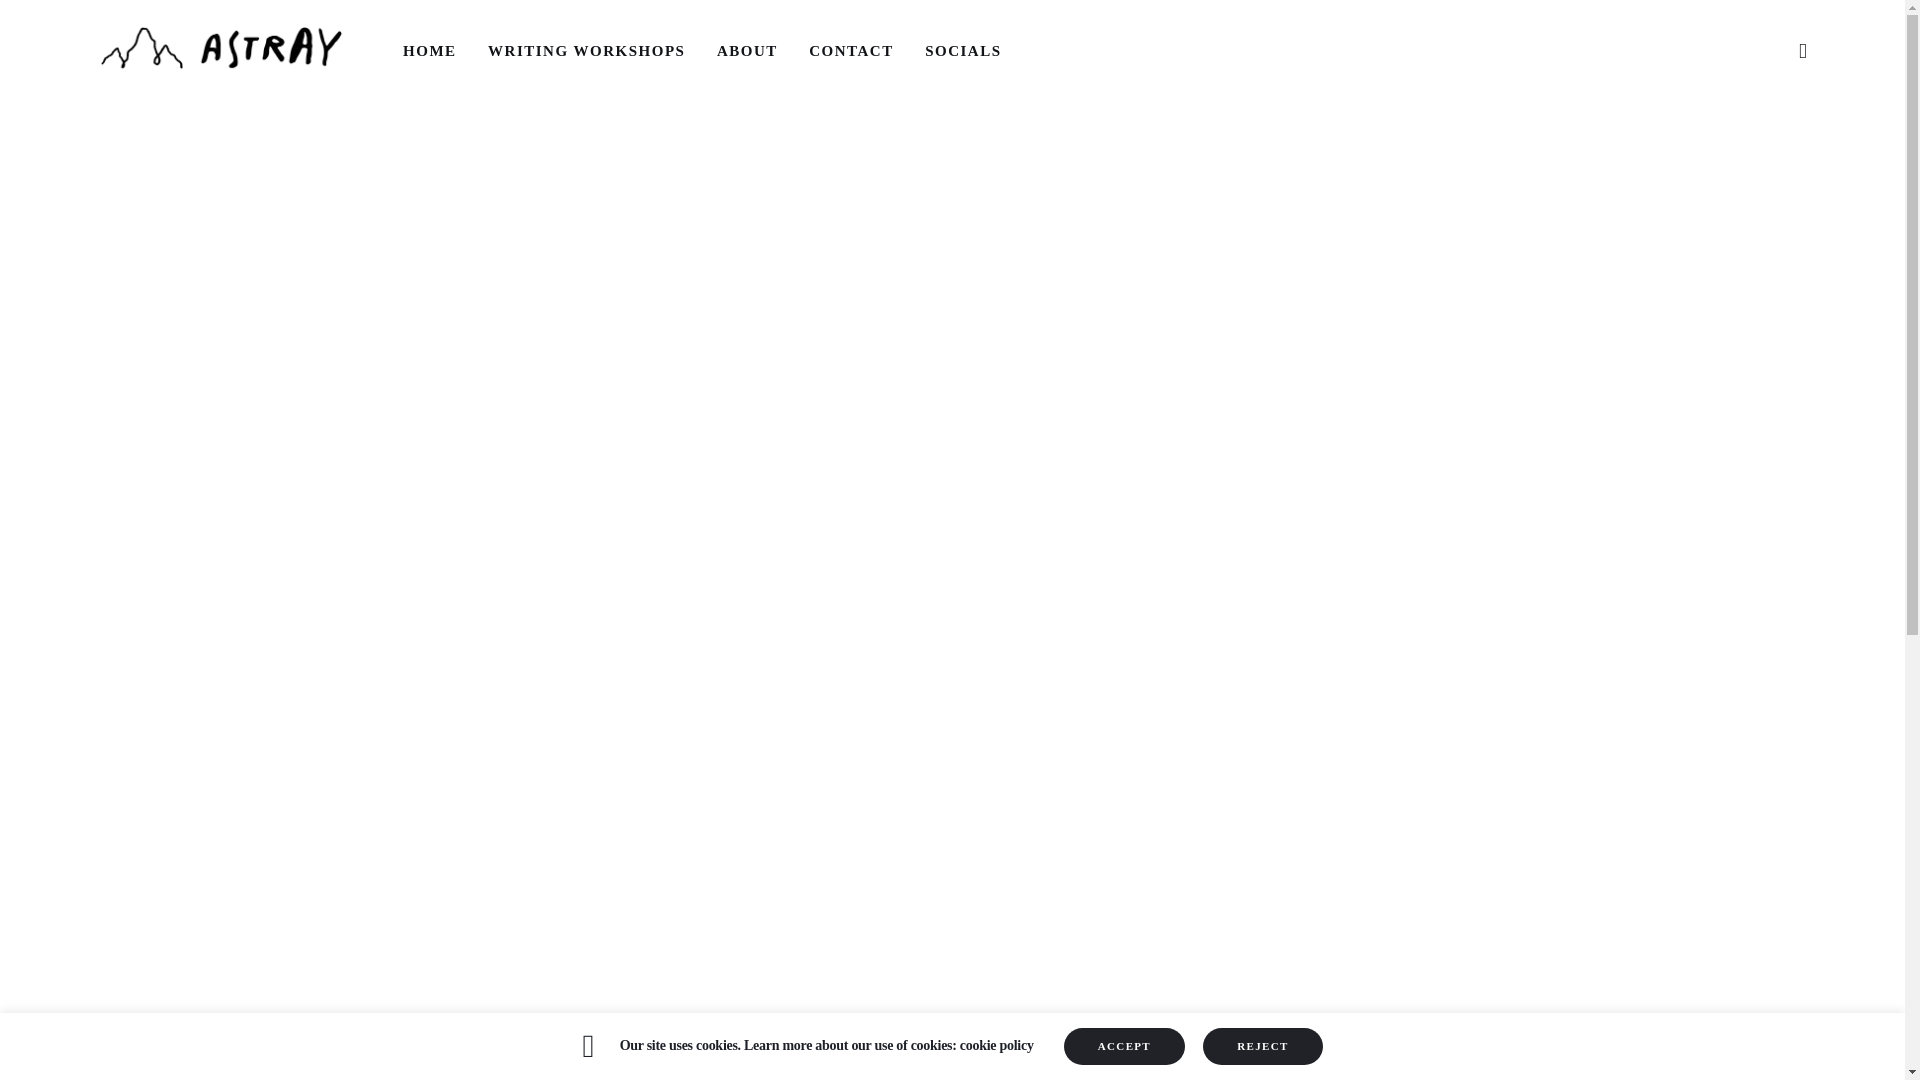 The image size is (1920, 1080). What do you see at coordinates (851, 49) in the screenshot?
I see `'CONTACT'` at bounding box center [851, 49].